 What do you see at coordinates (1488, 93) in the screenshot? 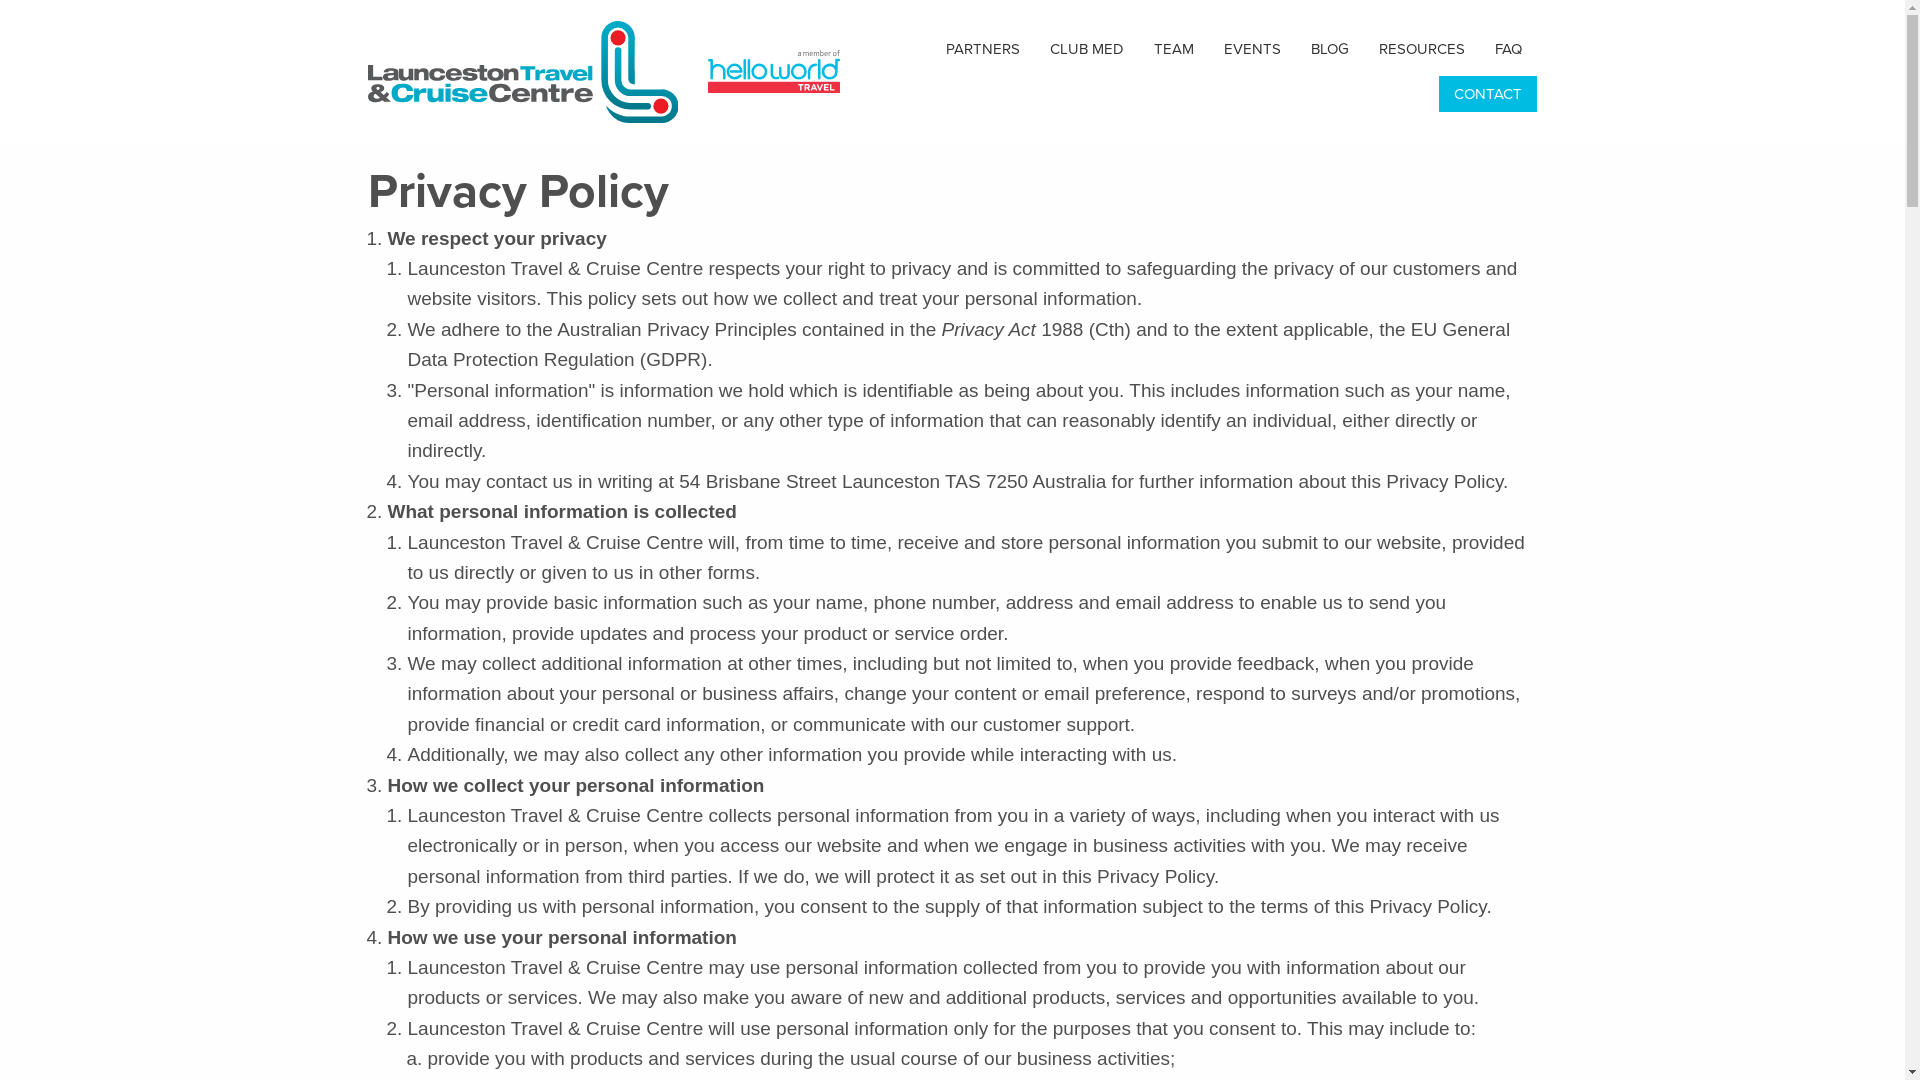
I see `'CONTACT'` at bounding box center [1488, 93].